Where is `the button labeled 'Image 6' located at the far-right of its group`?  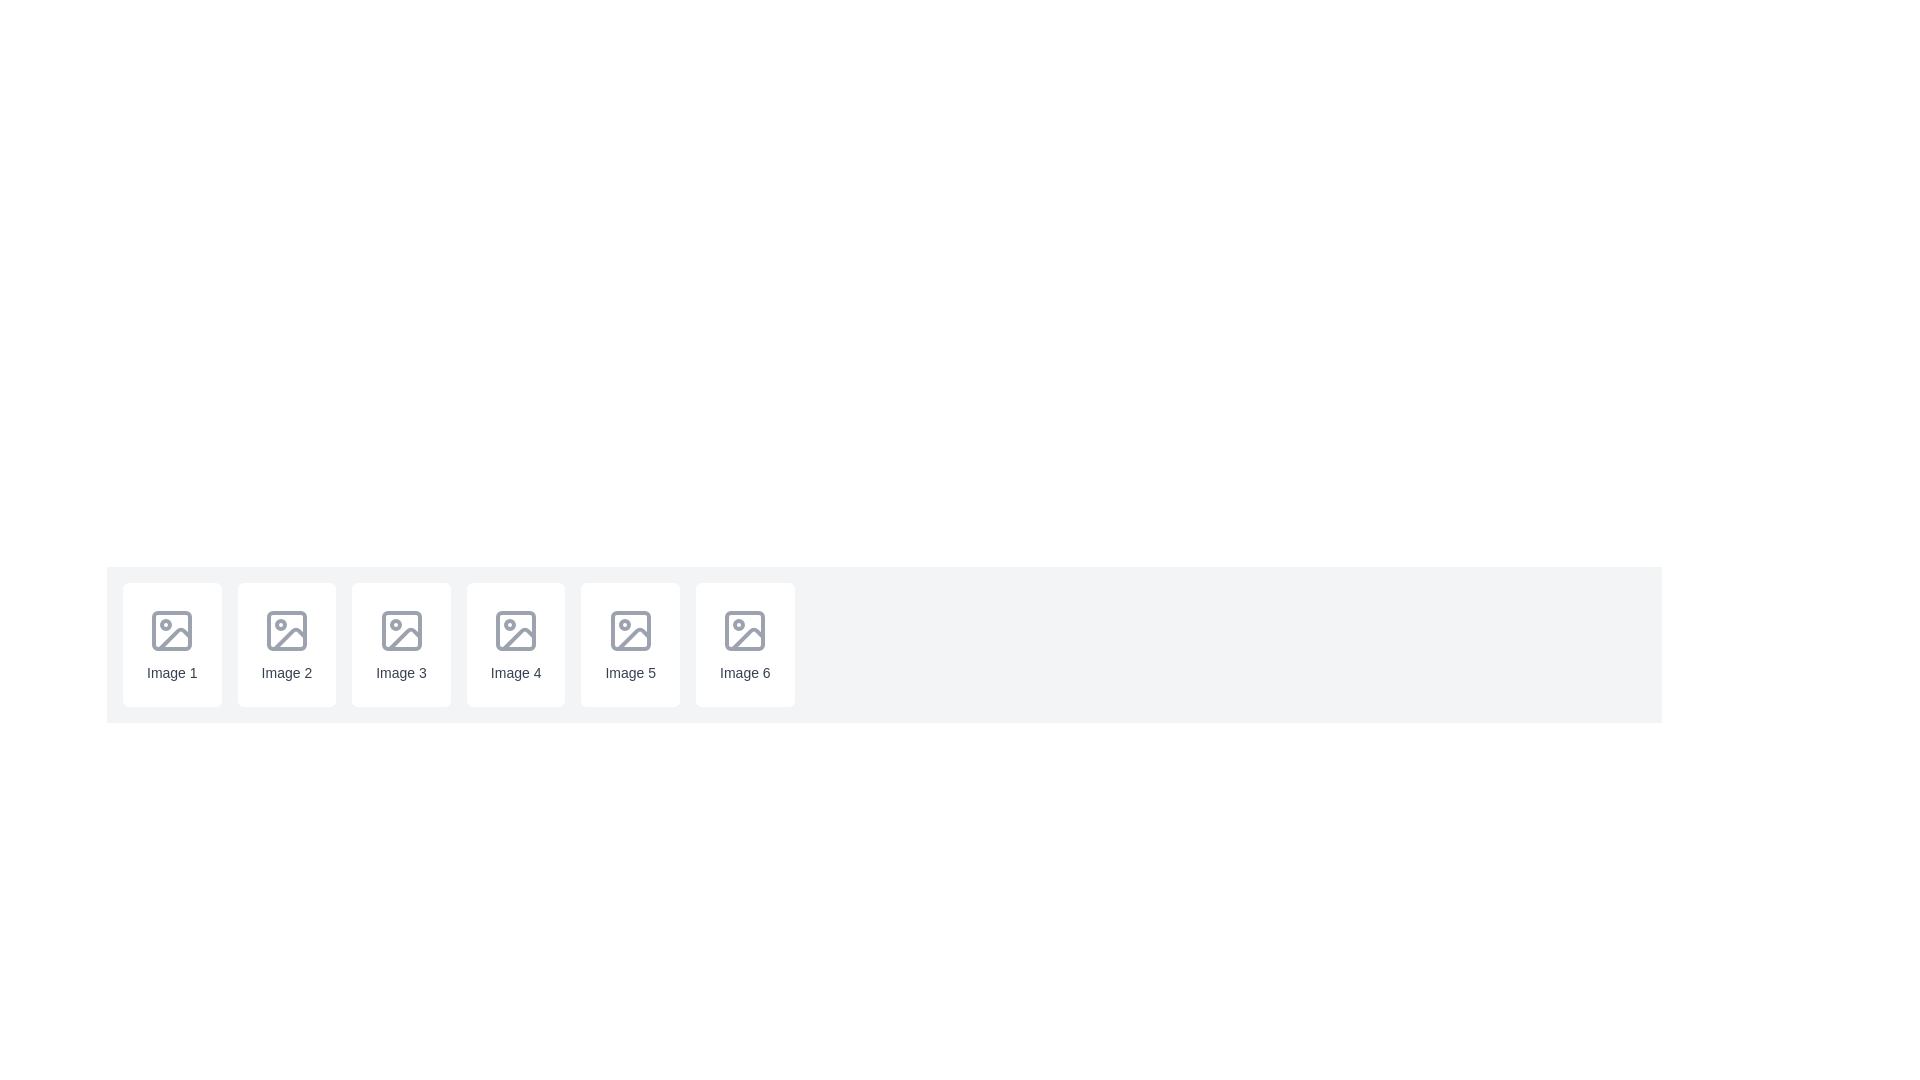
the button labeled 'Image 6' located at the far-right of its group is located at coordinates (744, 644).